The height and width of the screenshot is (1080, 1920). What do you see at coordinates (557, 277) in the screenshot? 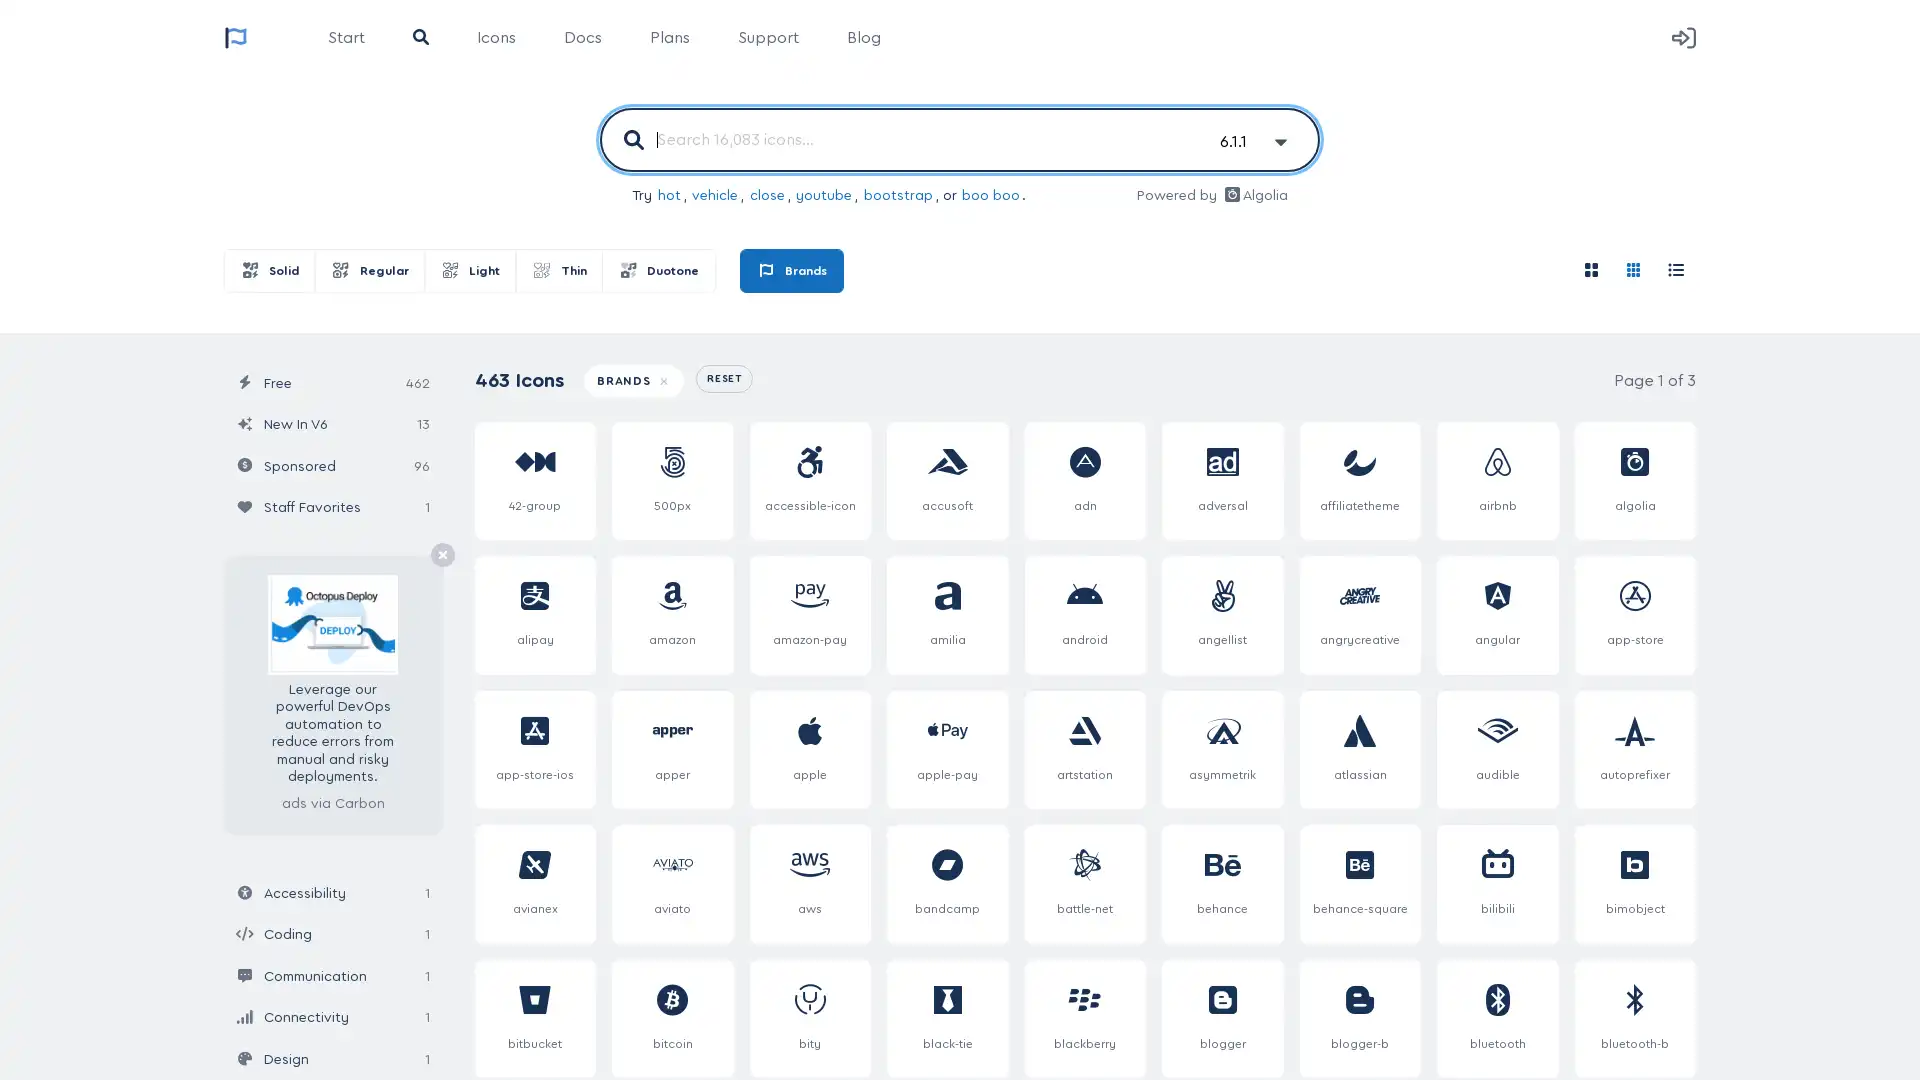
I see `Light` at bounding box center [557, 277].